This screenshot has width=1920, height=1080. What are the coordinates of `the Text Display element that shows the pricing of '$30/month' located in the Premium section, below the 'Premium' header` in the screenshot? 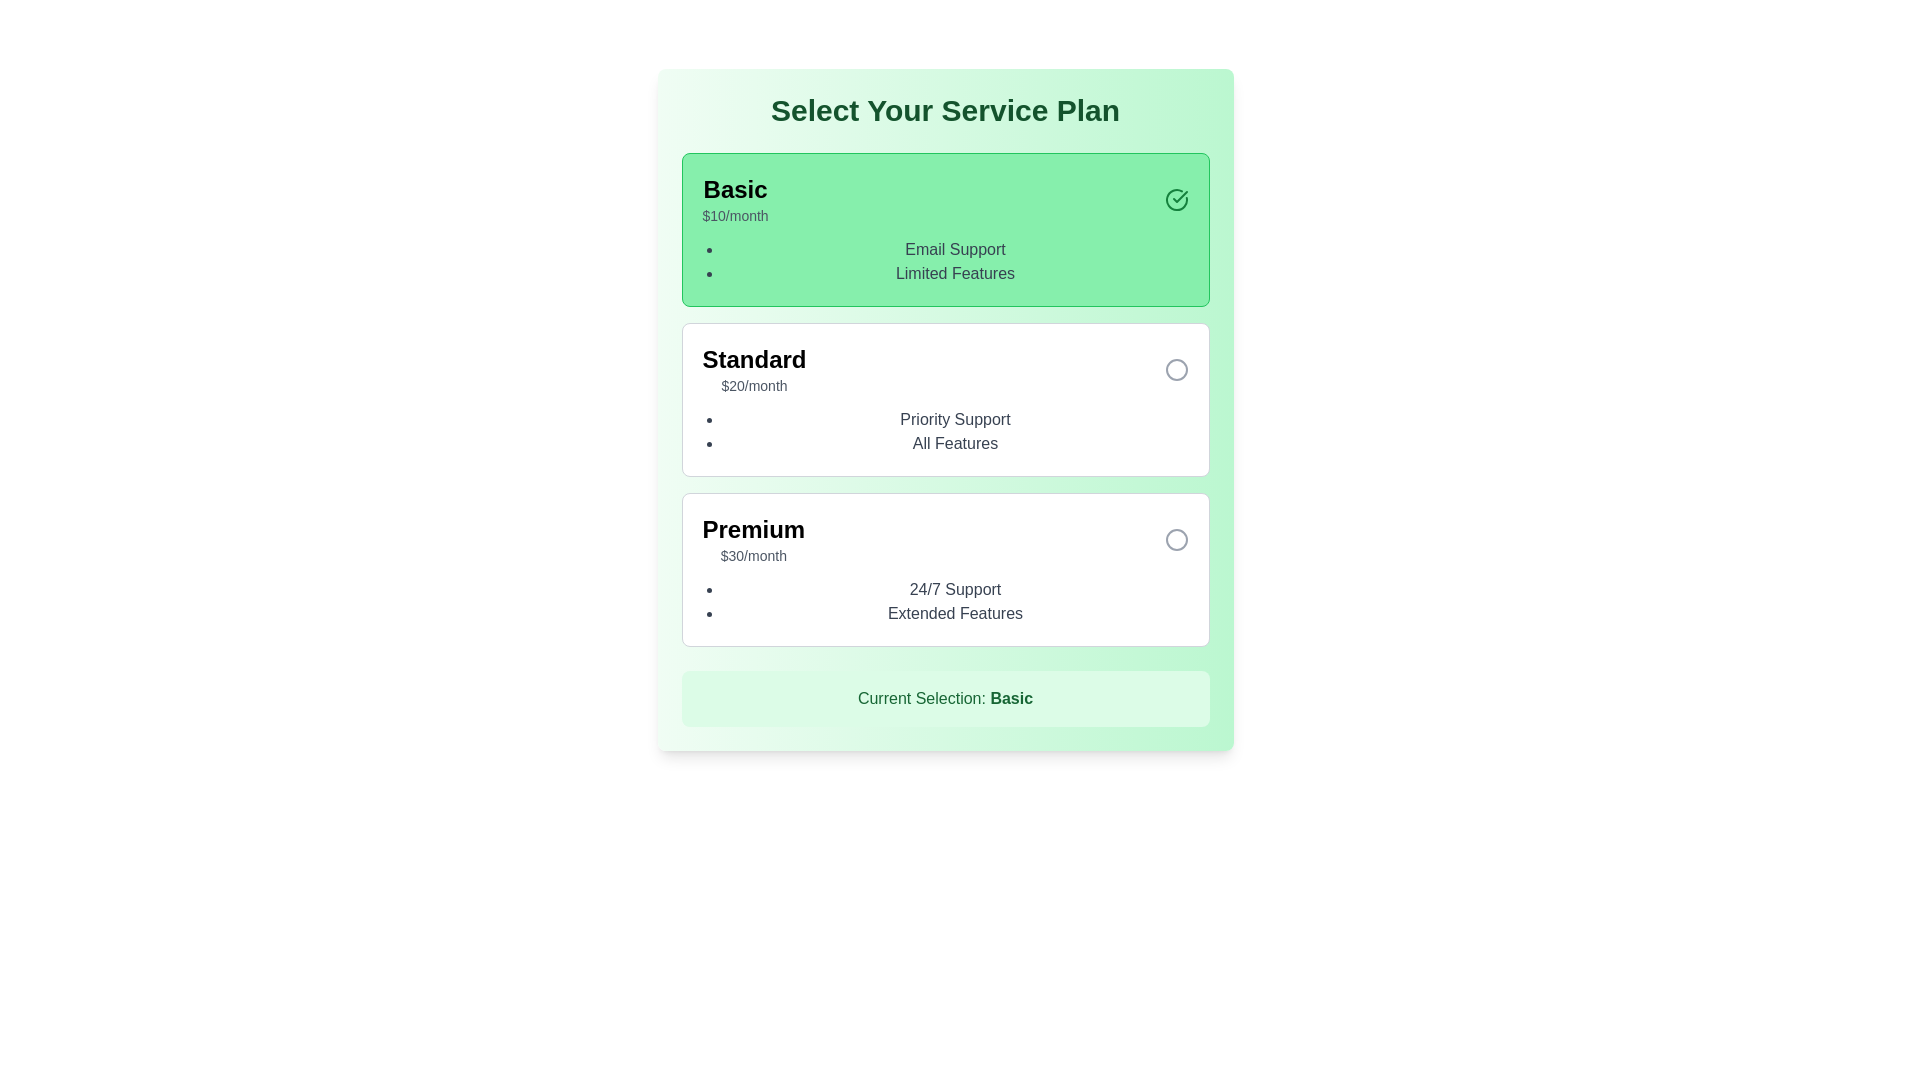 It's located at (752, 555).